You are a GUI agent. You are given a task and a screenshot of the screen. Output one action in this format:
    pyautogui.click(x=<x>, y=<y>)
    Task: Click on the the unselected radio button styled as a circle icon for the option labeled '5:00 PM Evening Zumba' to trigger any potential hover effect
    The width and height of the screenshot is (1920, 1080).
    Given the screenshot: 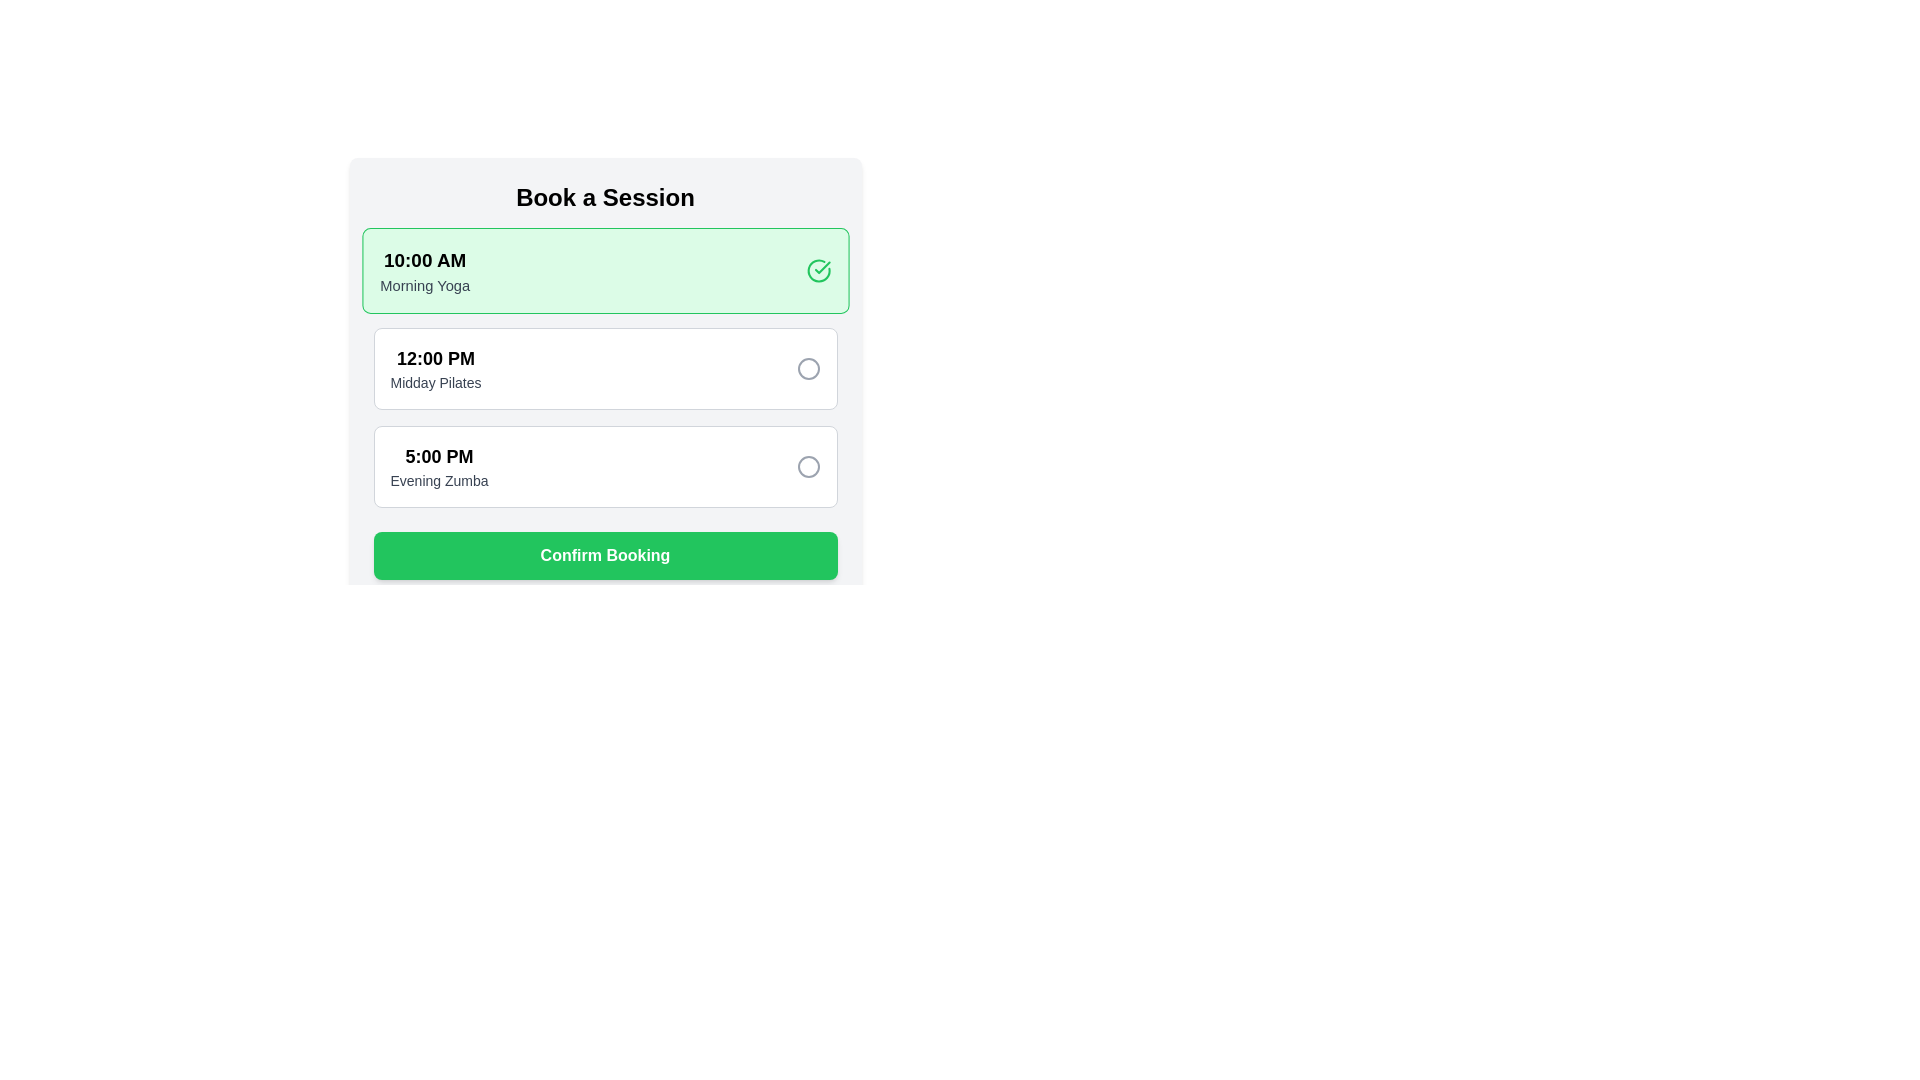 What is the action you would take?
    pyautogui.click(x=808, y=466)
    